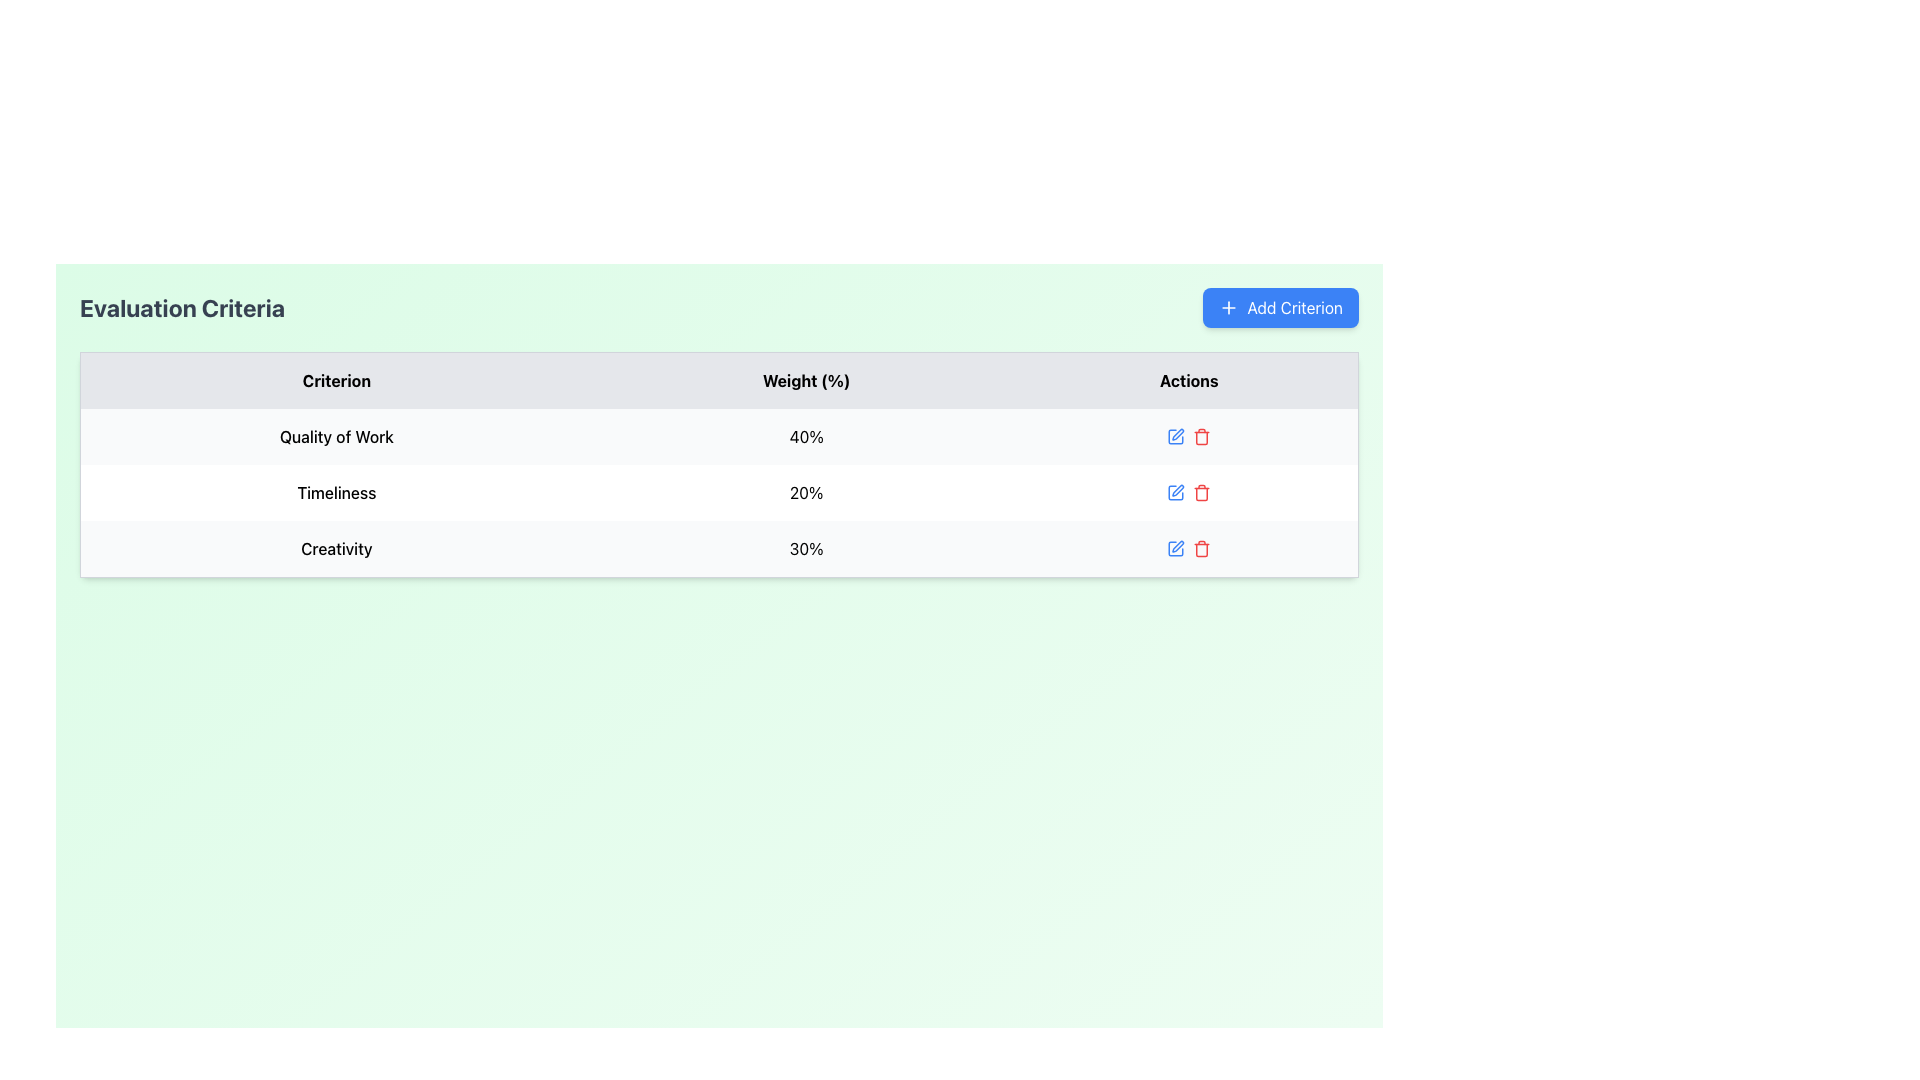  I want to click on the blue edit icon located in the 'Actions' column of the first data row corresponding to 'Quality of Work', so click(1189, 435).